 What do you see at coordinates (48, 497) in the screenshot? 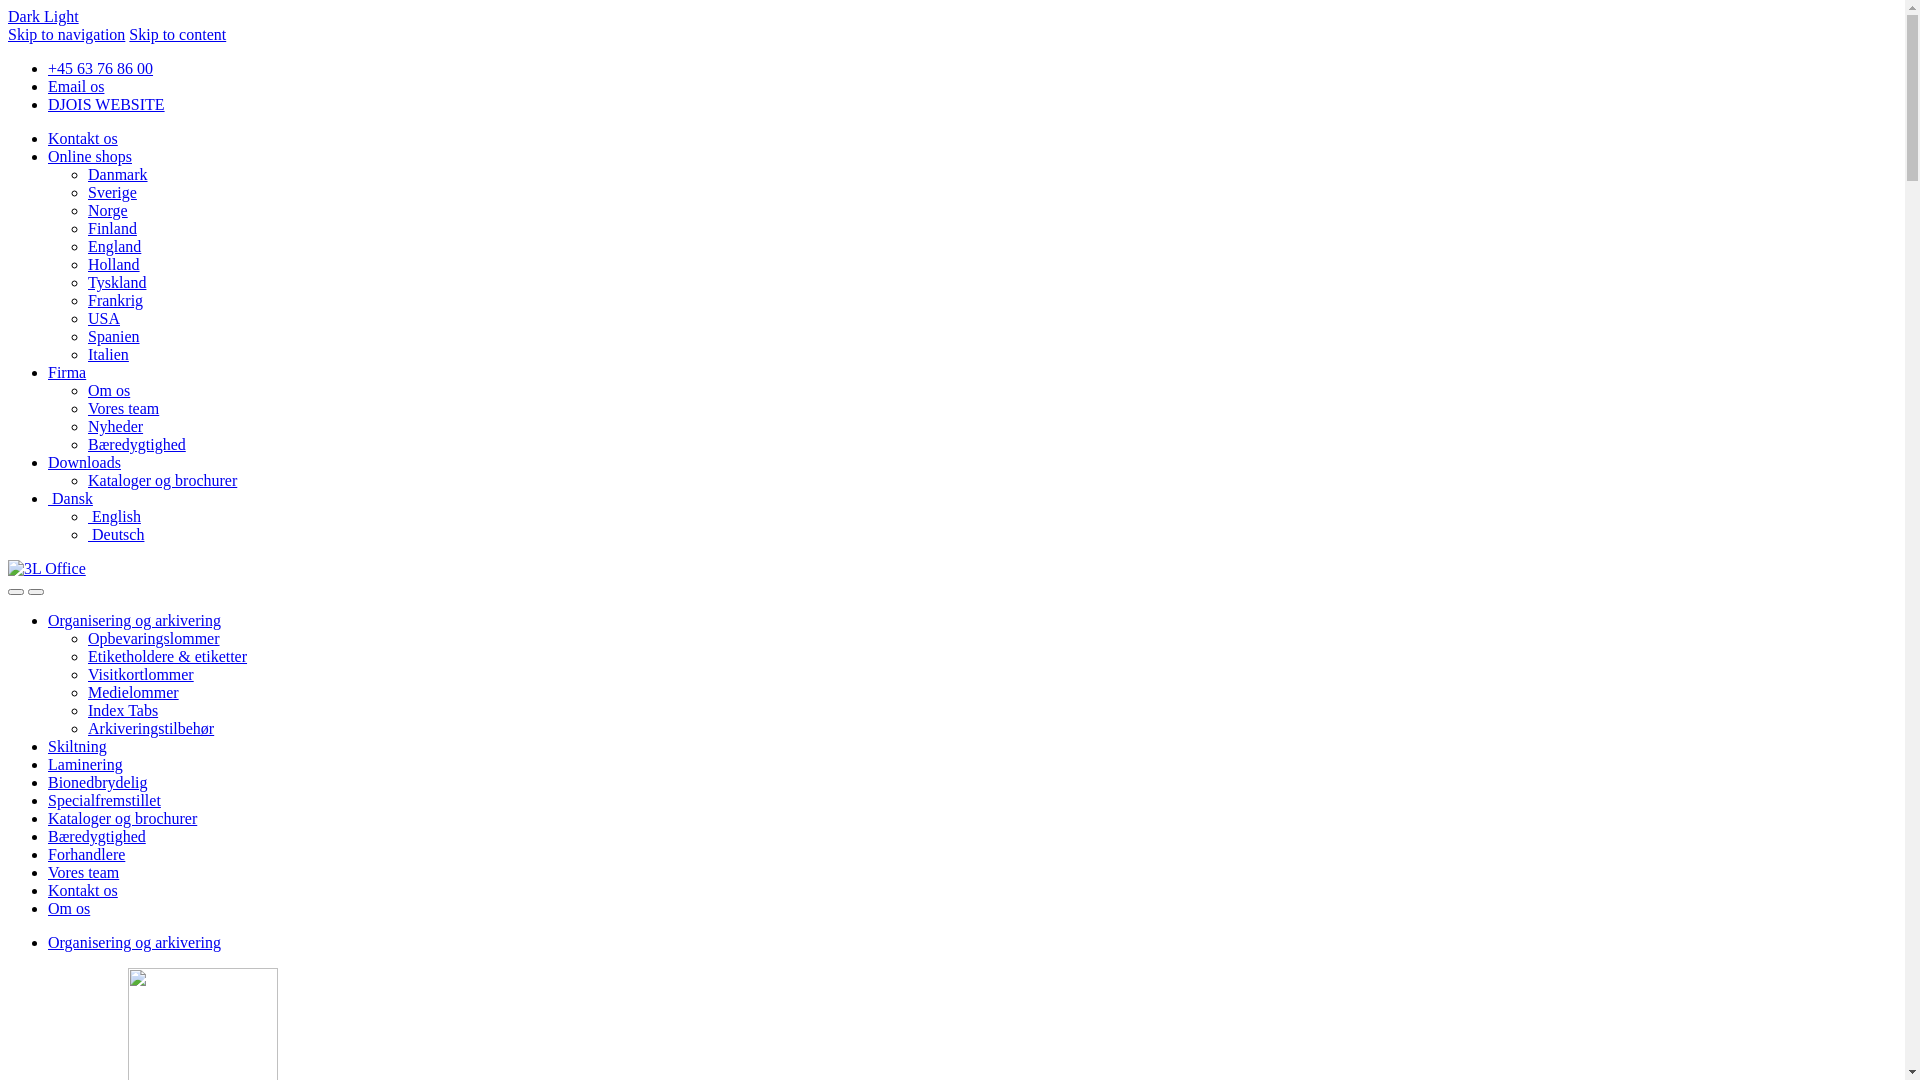
I see `' Dansk'` at bounding box center [48, 497].